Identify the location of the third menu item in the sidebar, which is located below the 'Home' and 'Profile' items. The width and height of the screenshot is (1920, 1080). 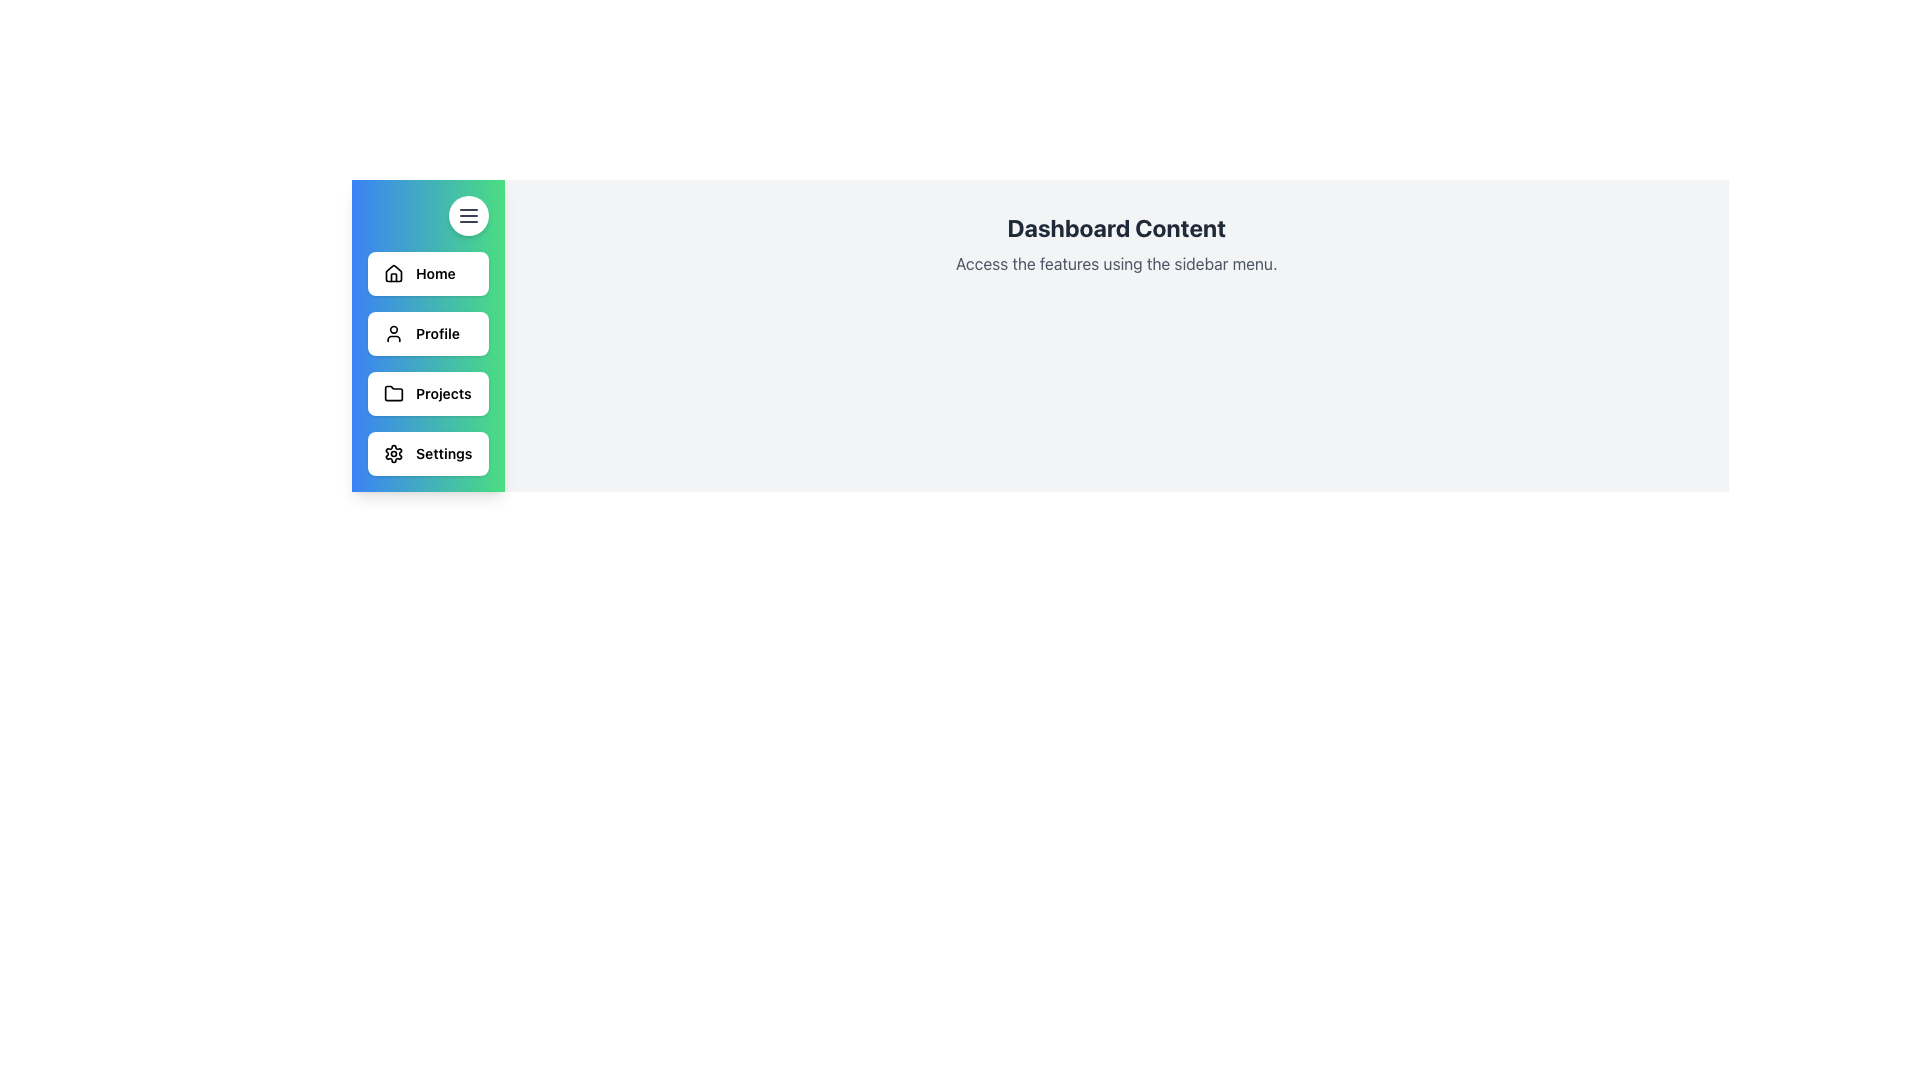
(427, 363).